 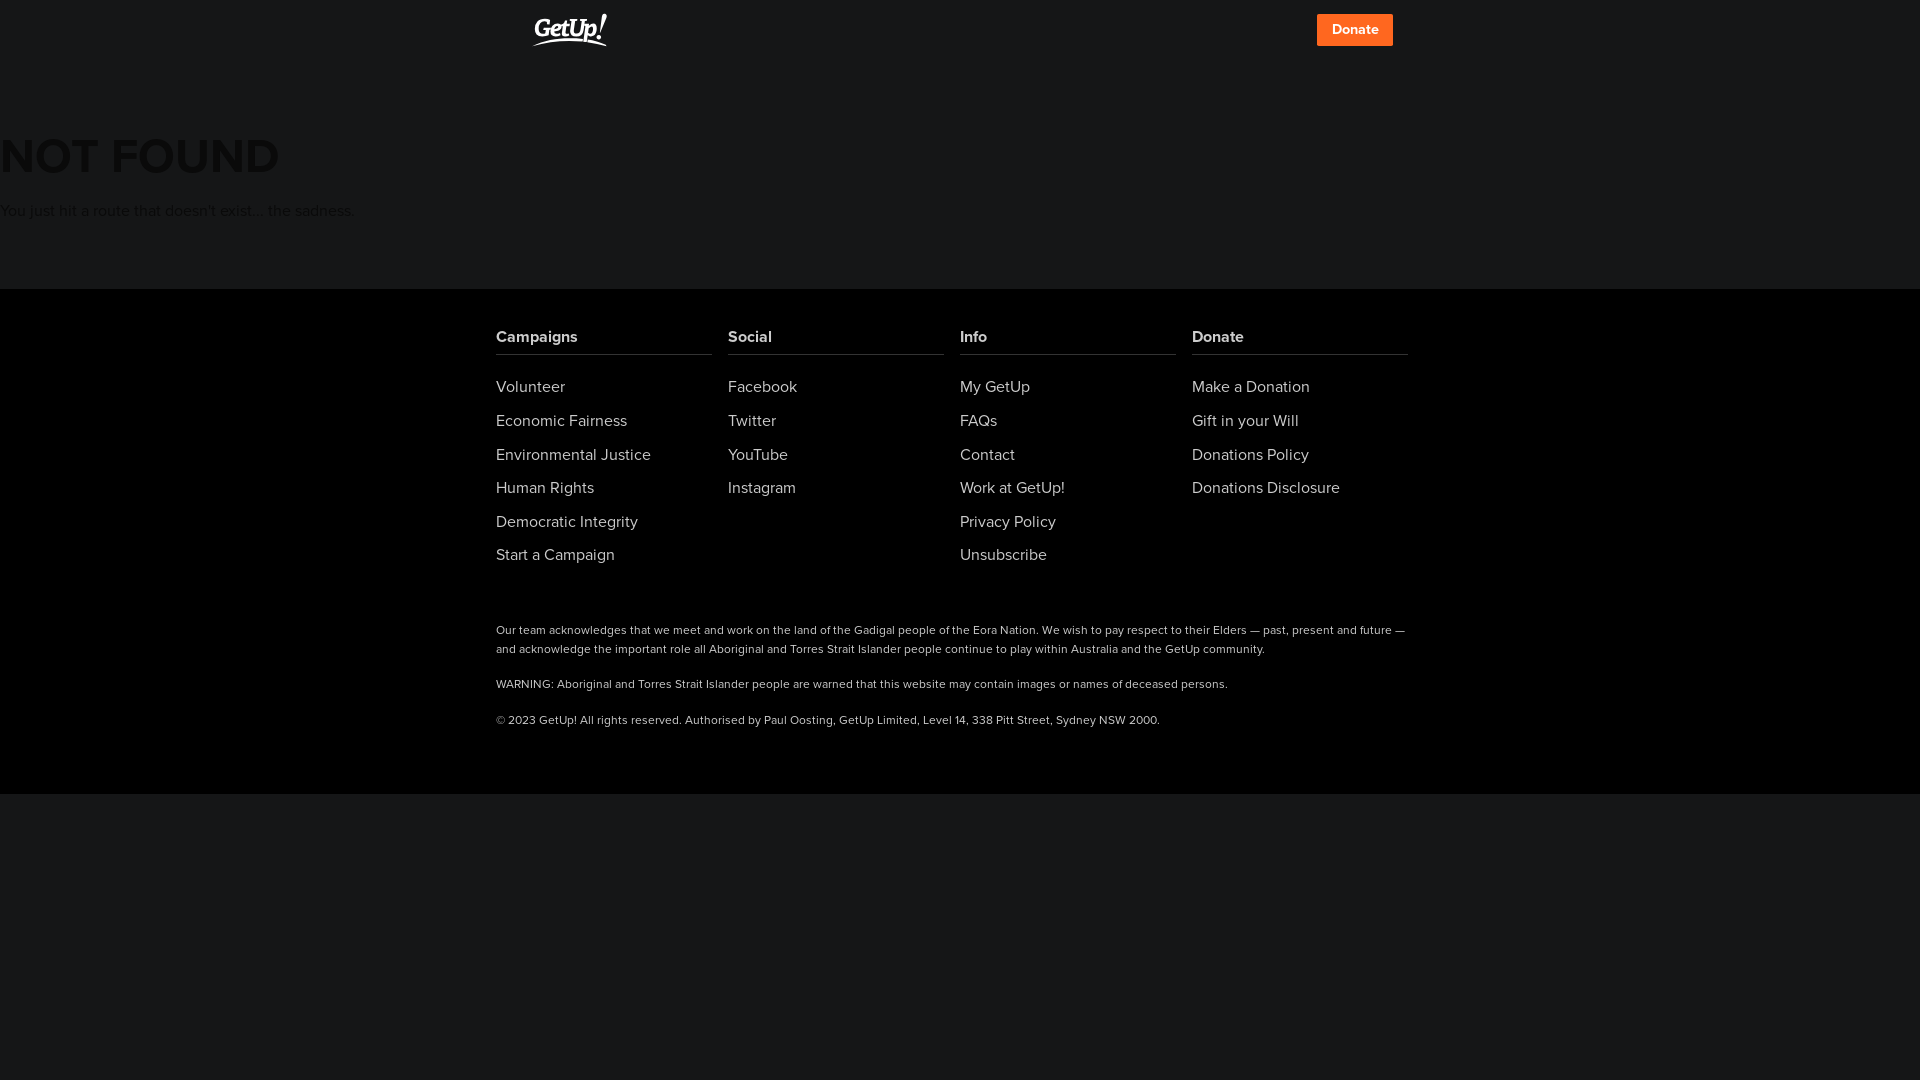 I want to click on 'Democratic Integrity', so click(x=565, y=520).